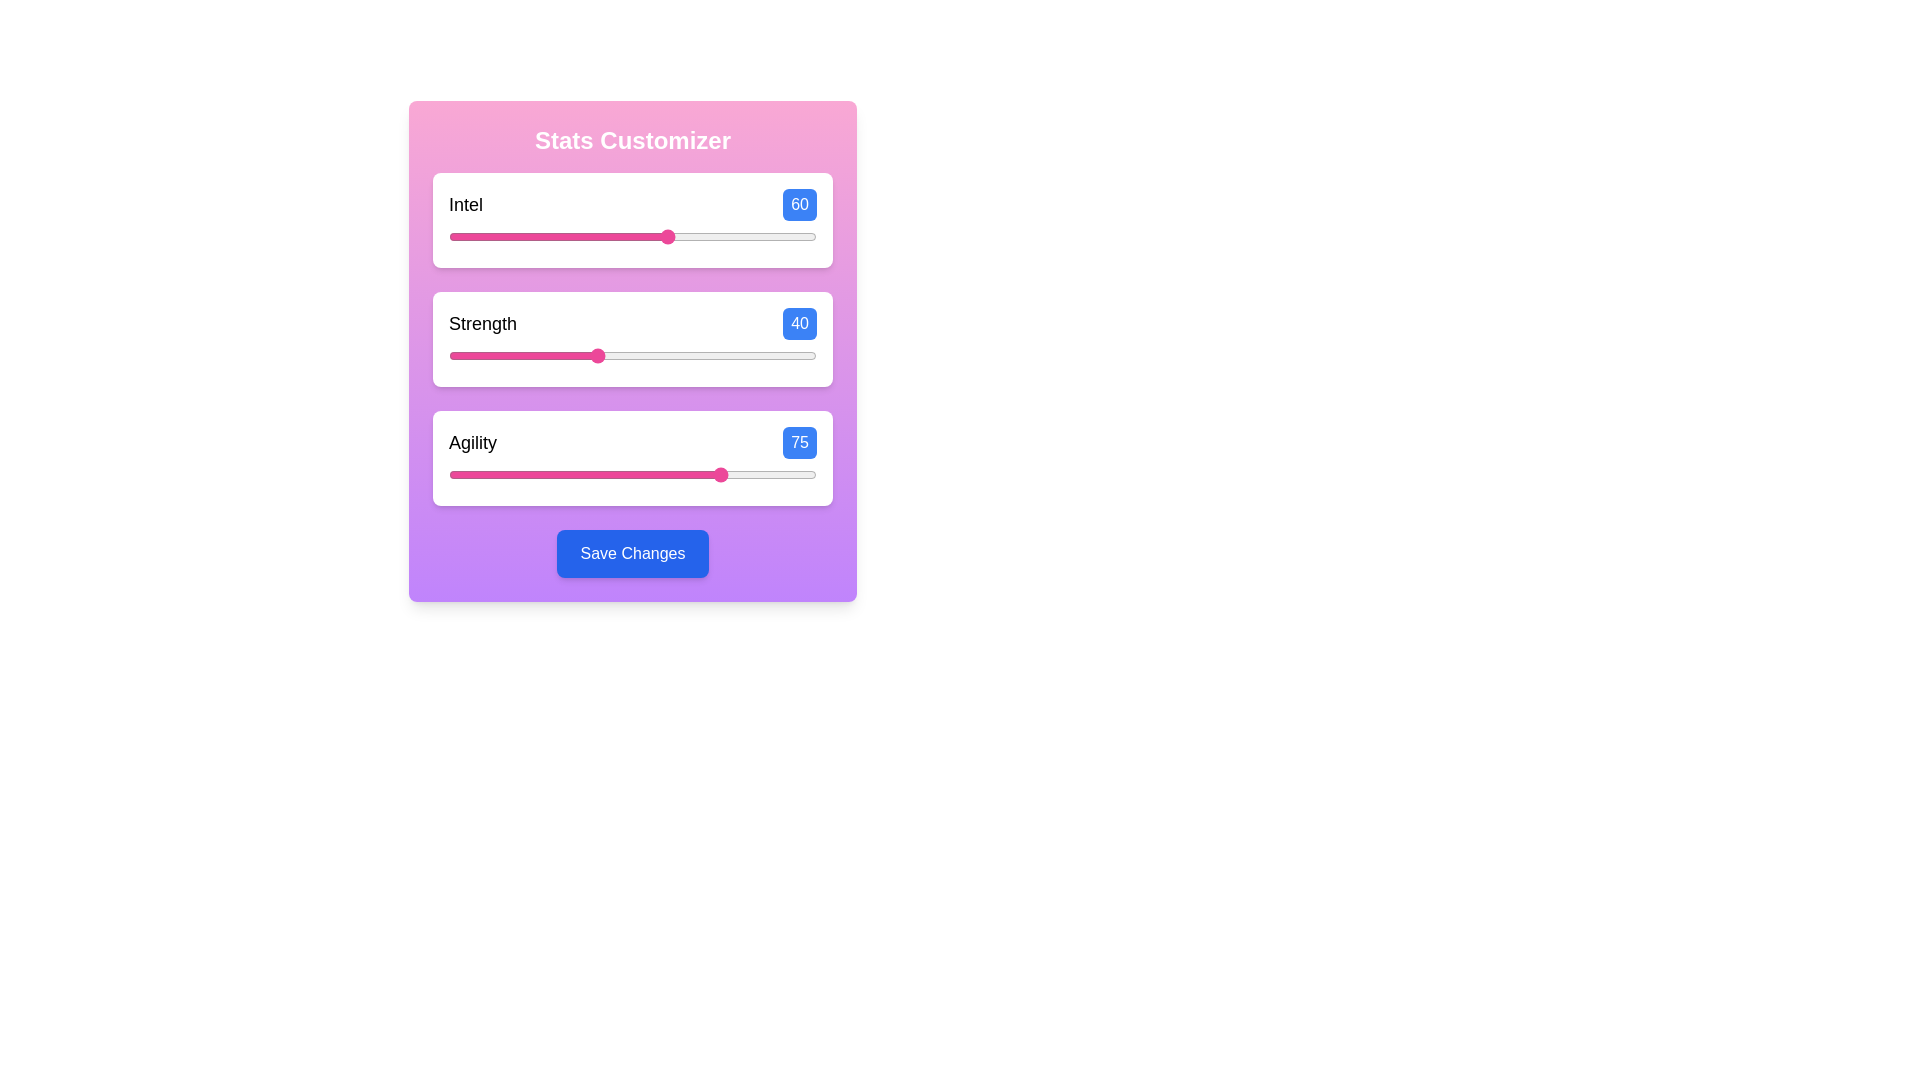 This screenshot has height=1080, width=1920. What do you see at coordinates (779, 474) in the screenshot?
I see `the agility value` at bounding box center [779, 474].